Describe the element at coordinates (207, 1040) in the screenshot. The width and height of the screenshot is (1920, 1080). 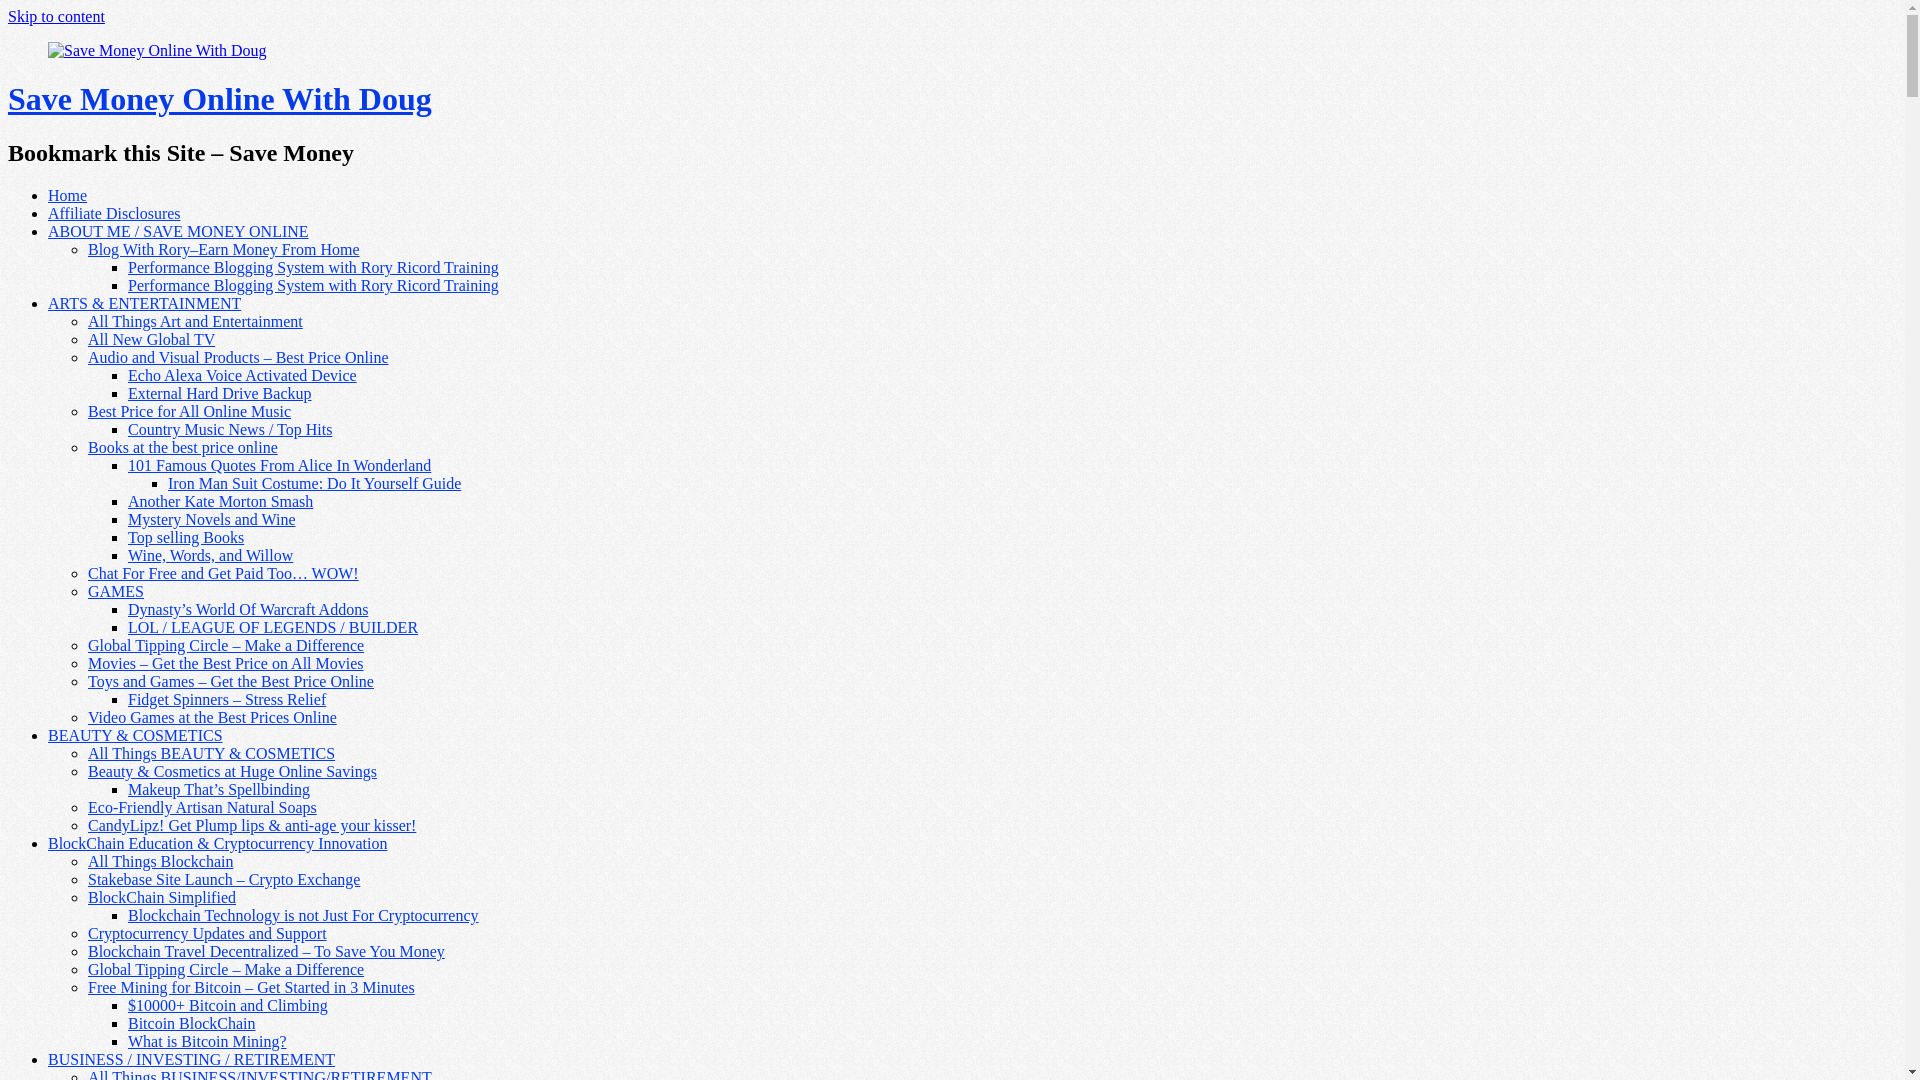
I see `'What is Bitcoin Mining?'` at that location.